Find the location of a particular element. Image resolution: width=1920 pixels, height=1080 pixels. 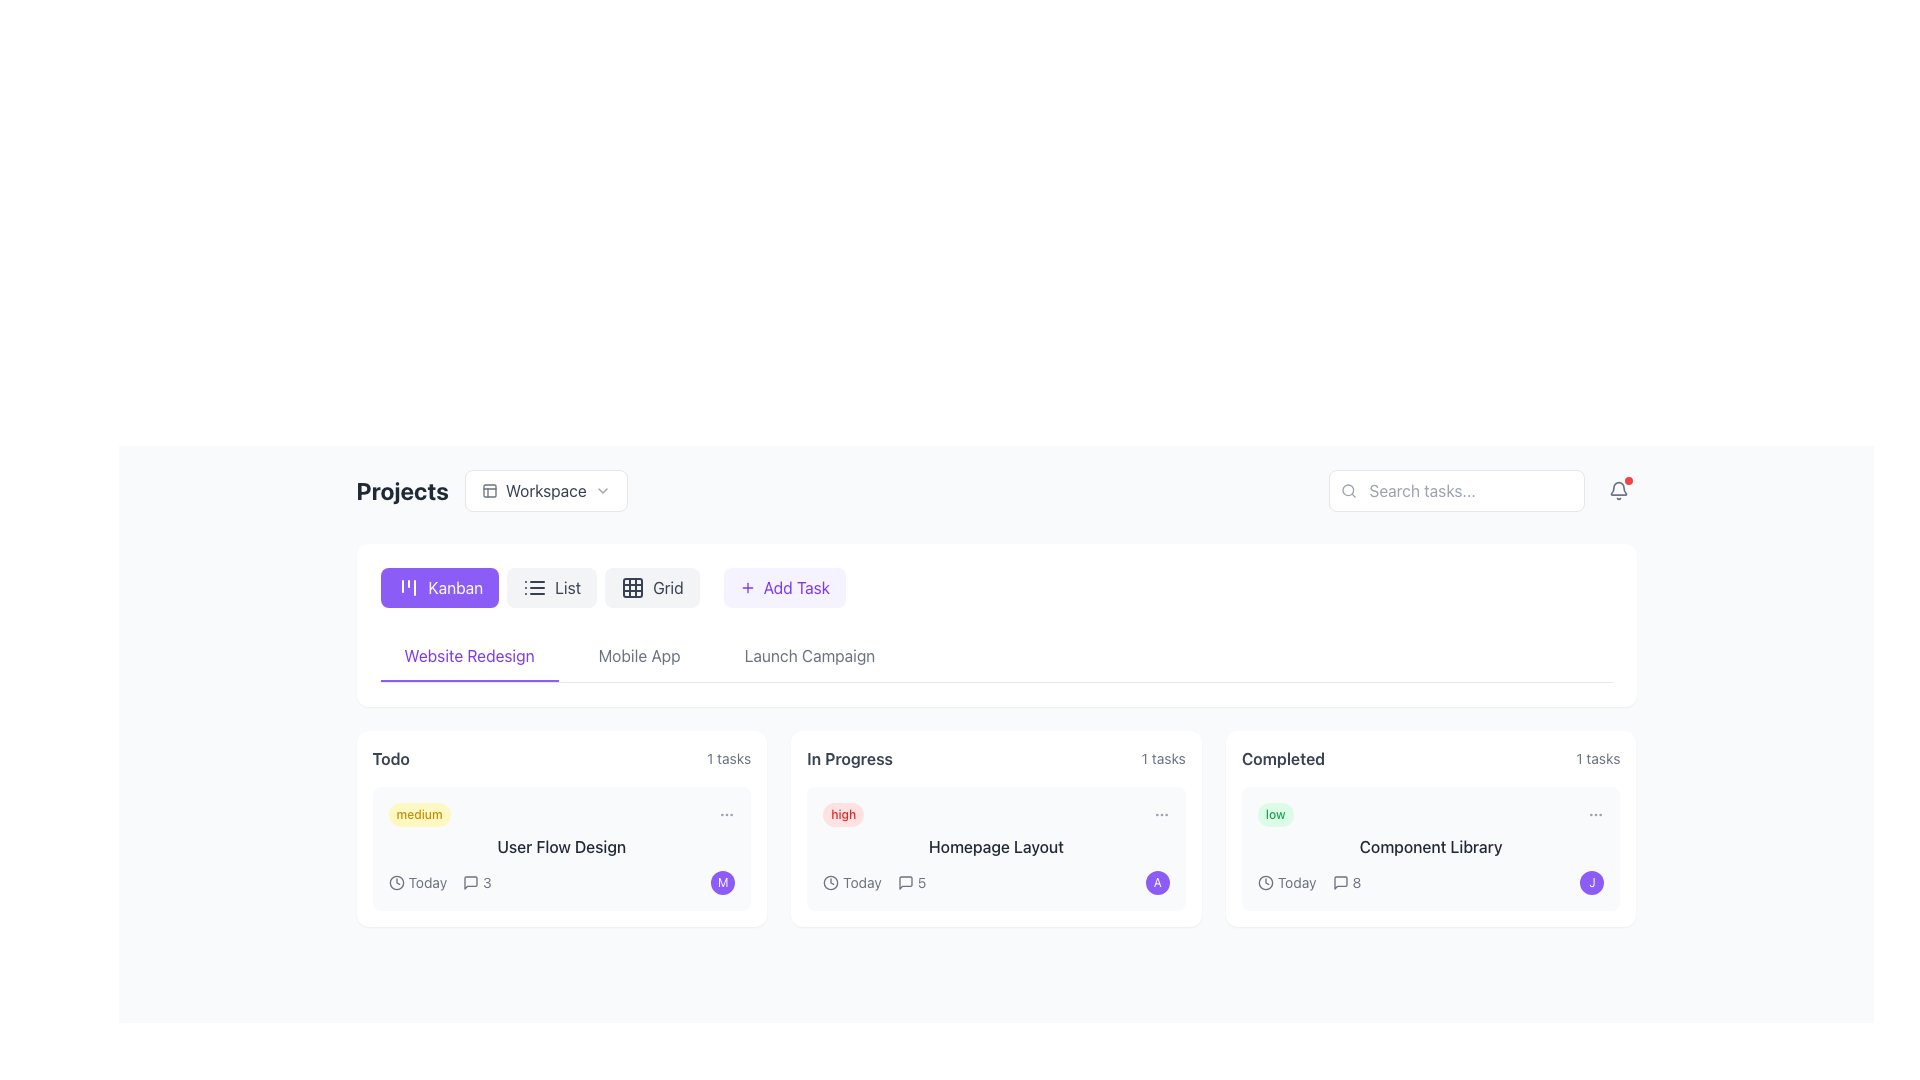

the comments icon located in the 'Completed' section beneath the 'Component Library' label, which indicates there are 8 messages related to it is located at coordinates (1339, 882).